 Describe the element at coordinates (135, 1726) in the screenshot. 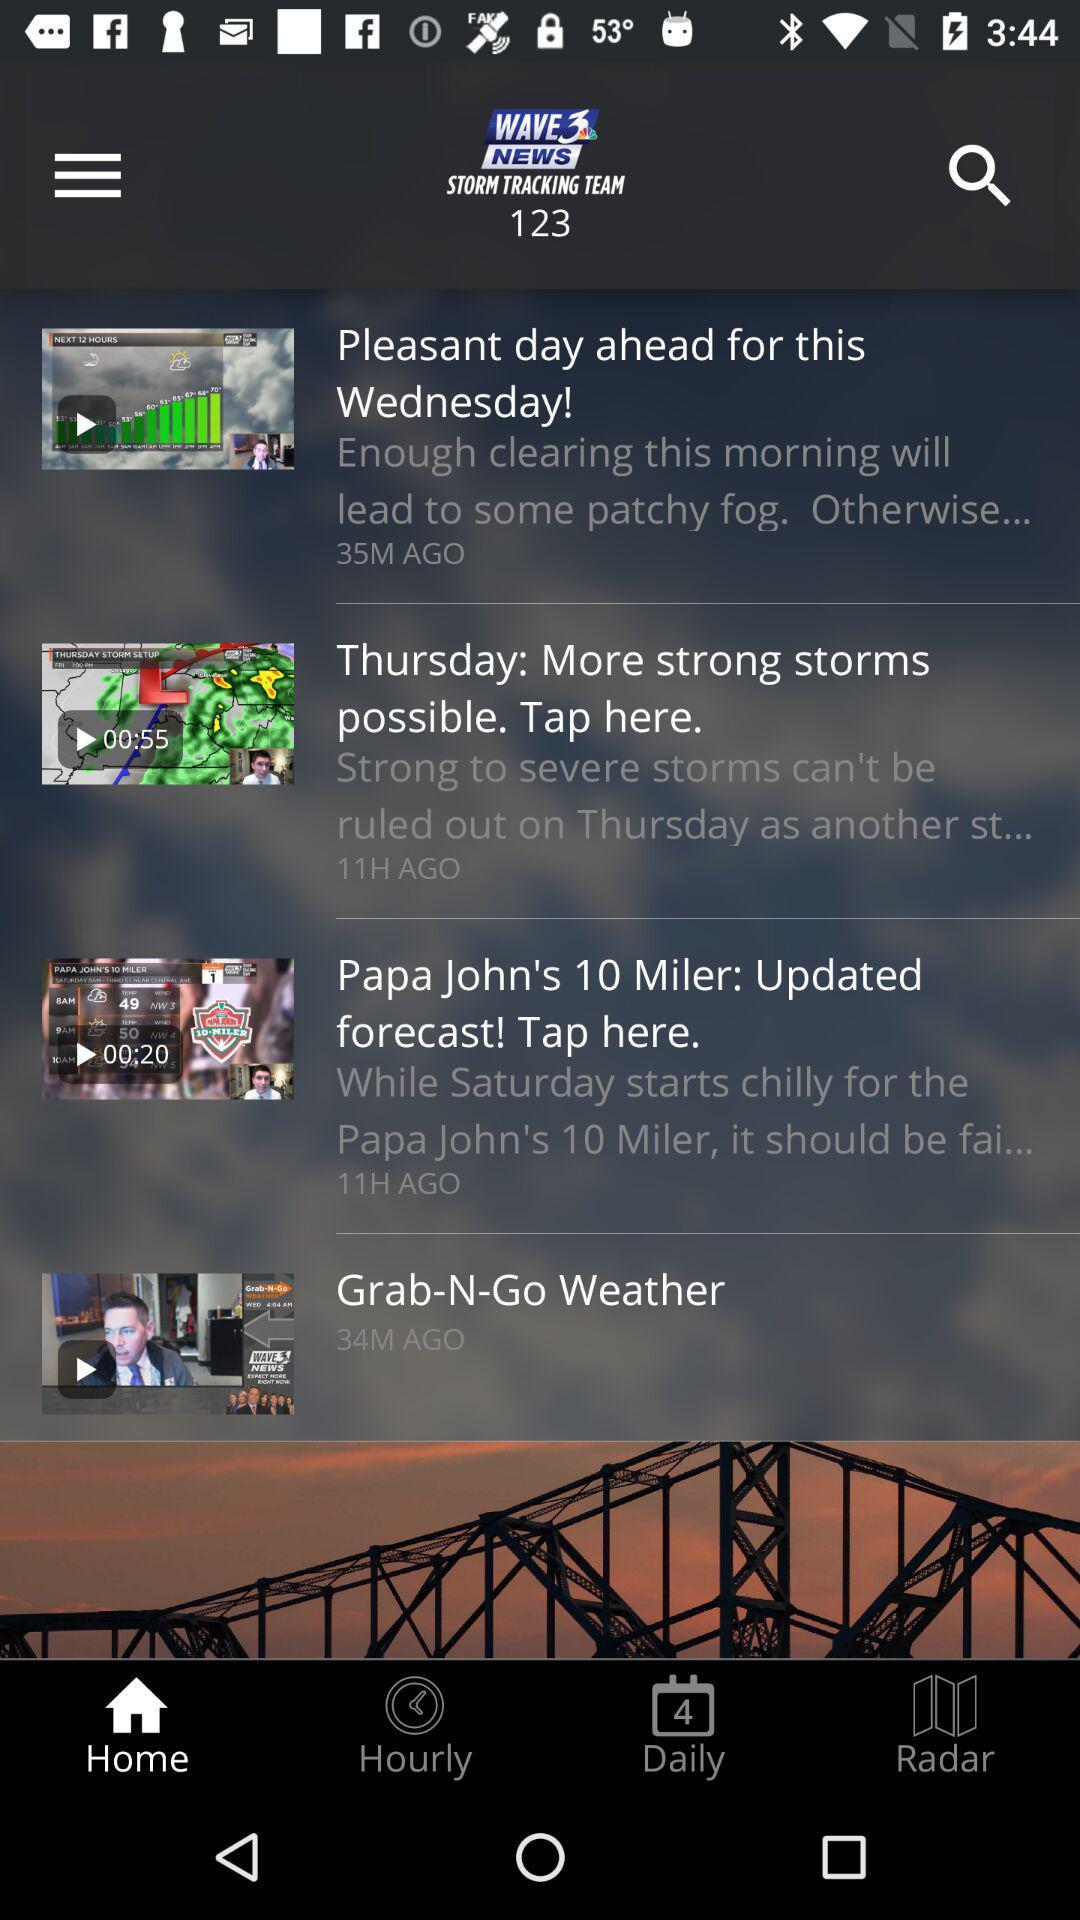

I see `the item next to the hourly` at that location.